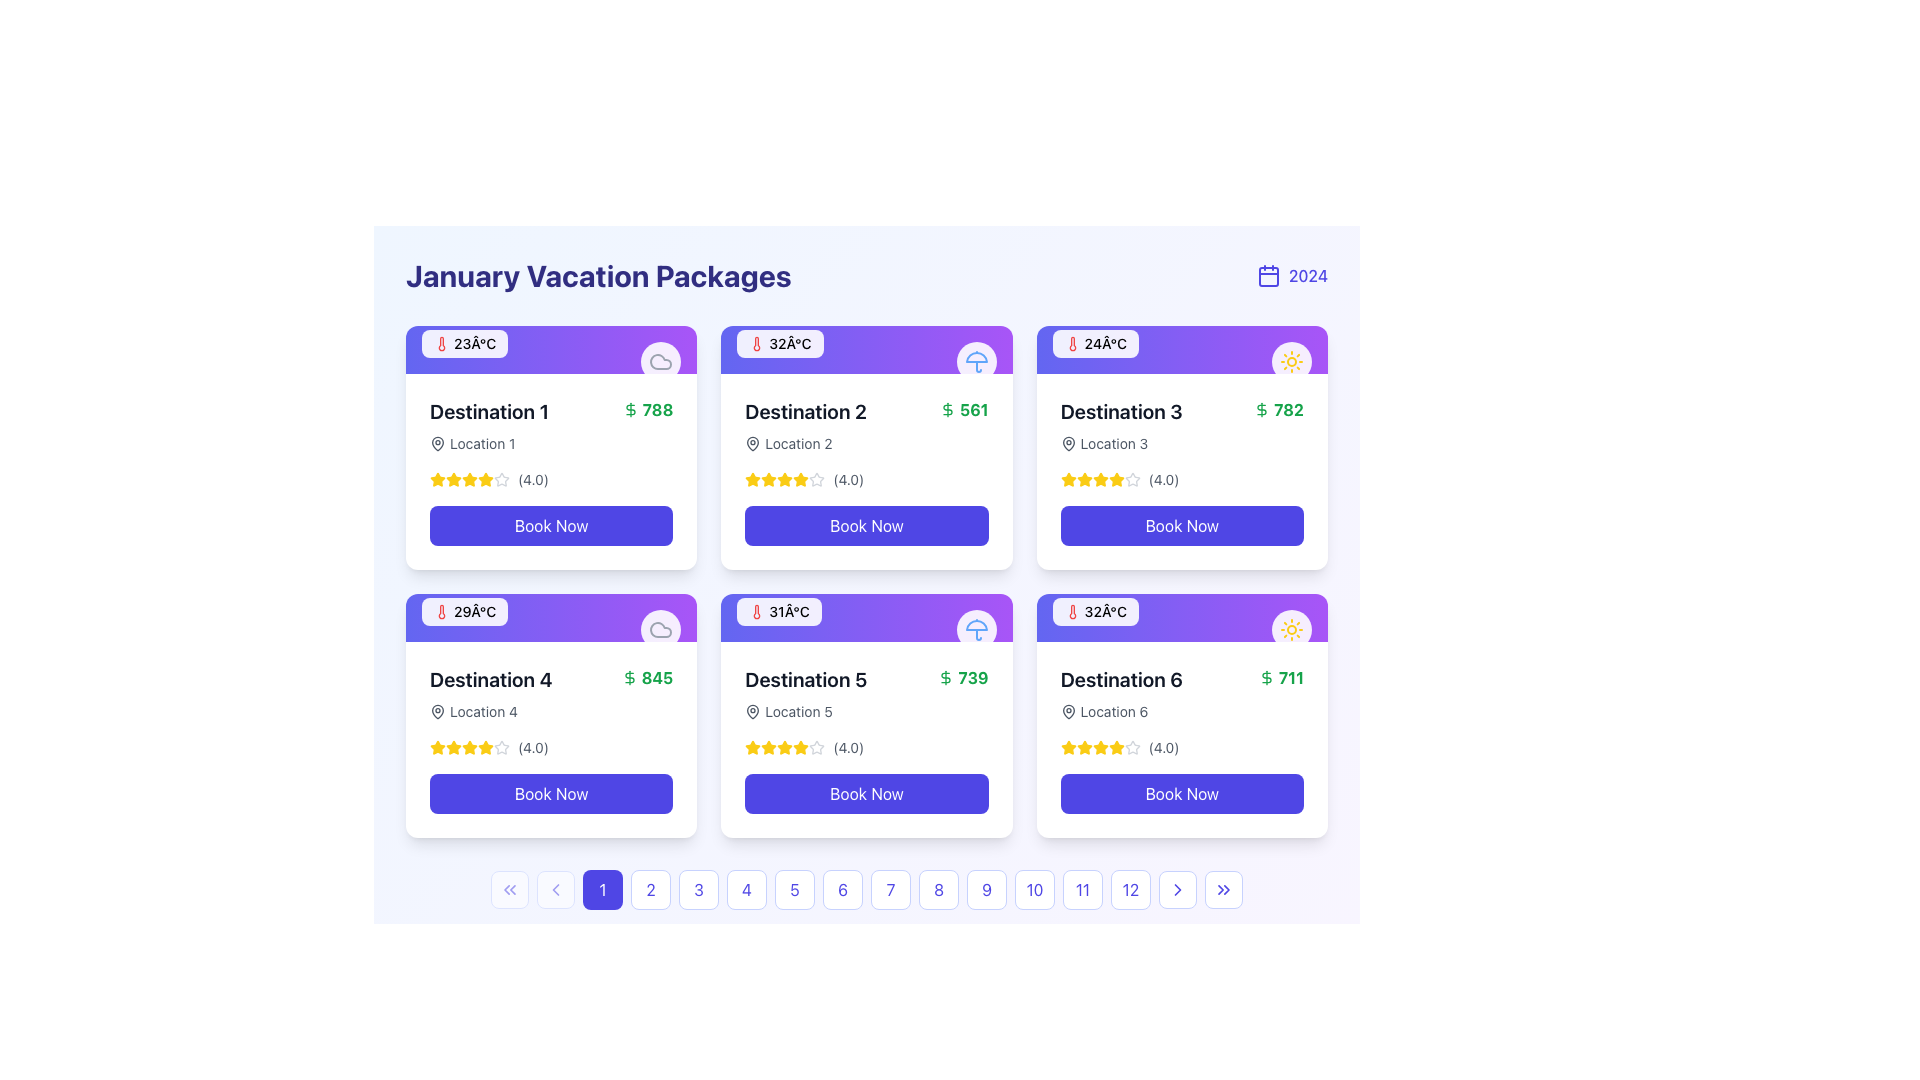 This screenshot has width=1920, height=1080. What do you see at coordinates (1131, 889) in the screenshot?
I see `the twelfth button in the pagination component` at bounding box center [1131, 889].